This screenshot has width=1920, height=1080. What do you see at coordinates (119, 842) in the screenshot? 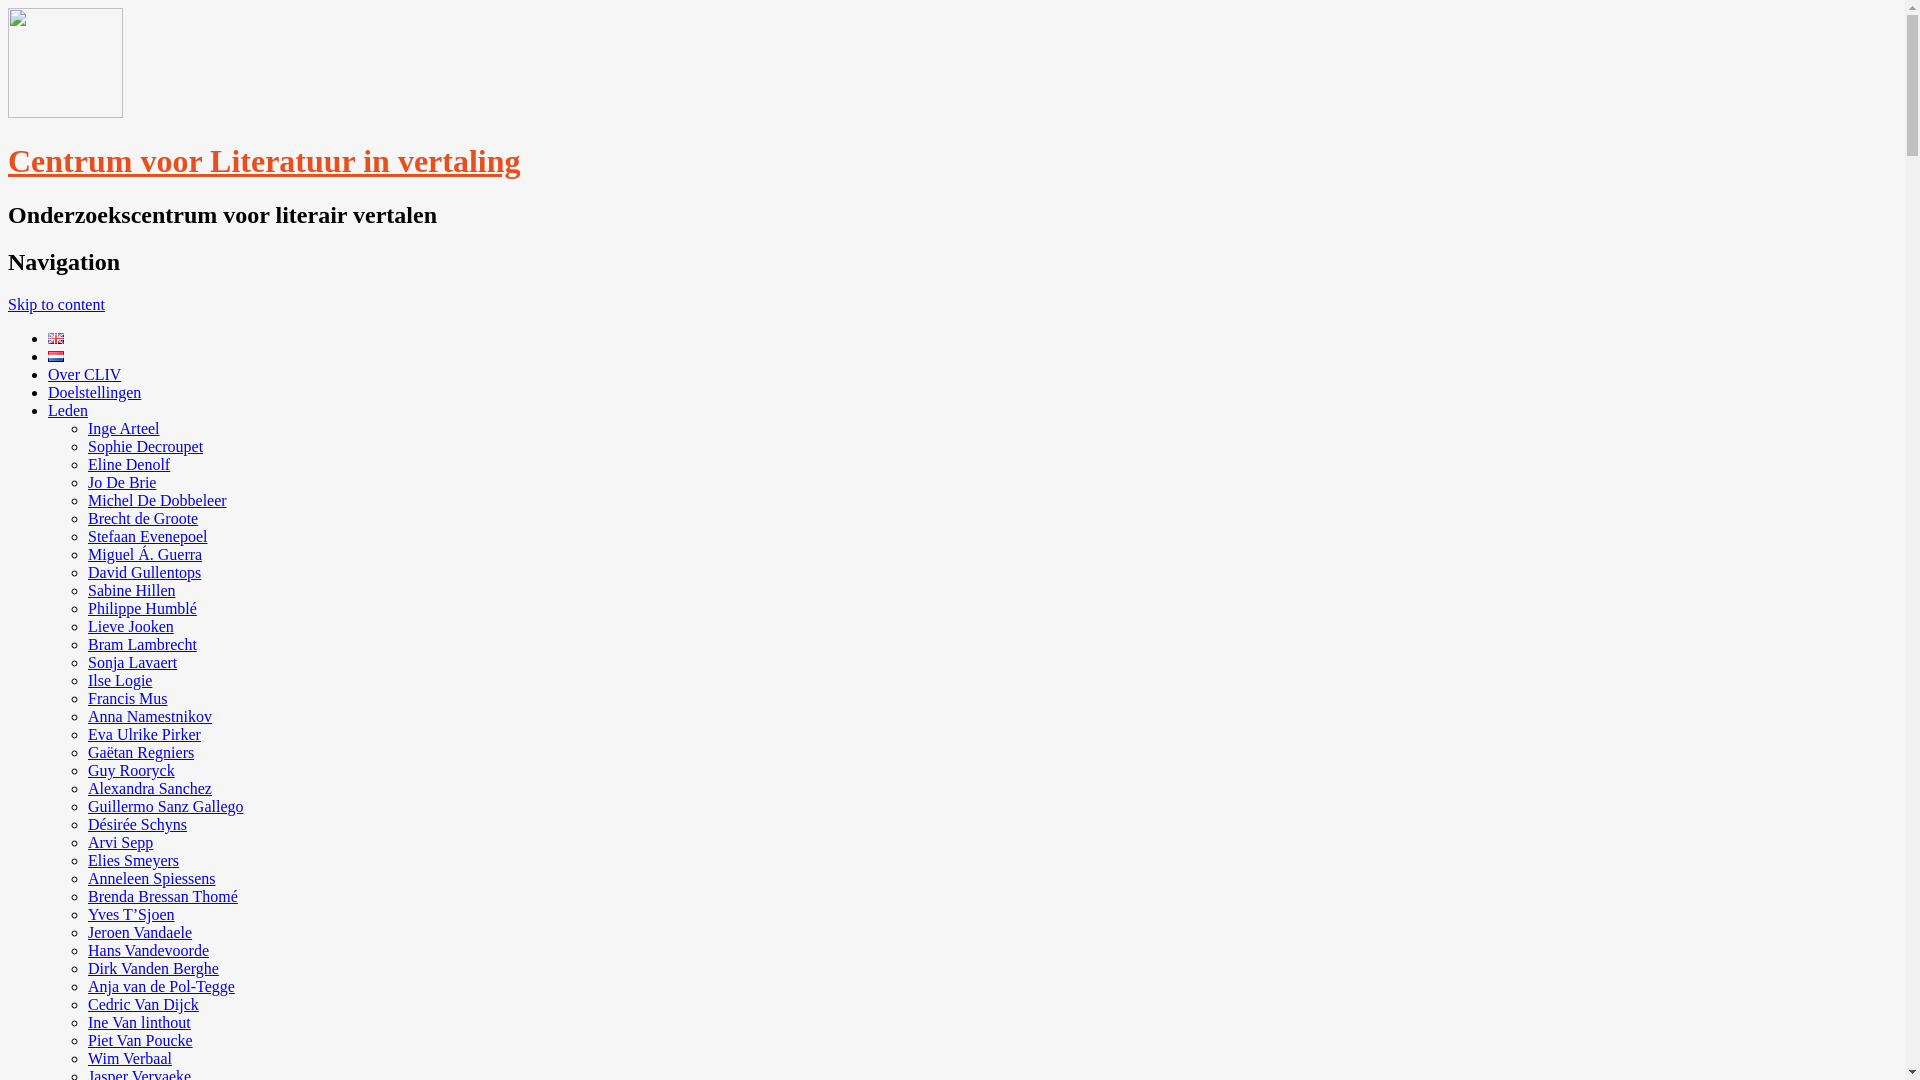
I see `'Arvi Sepp'` at bounding box center [119, 842].